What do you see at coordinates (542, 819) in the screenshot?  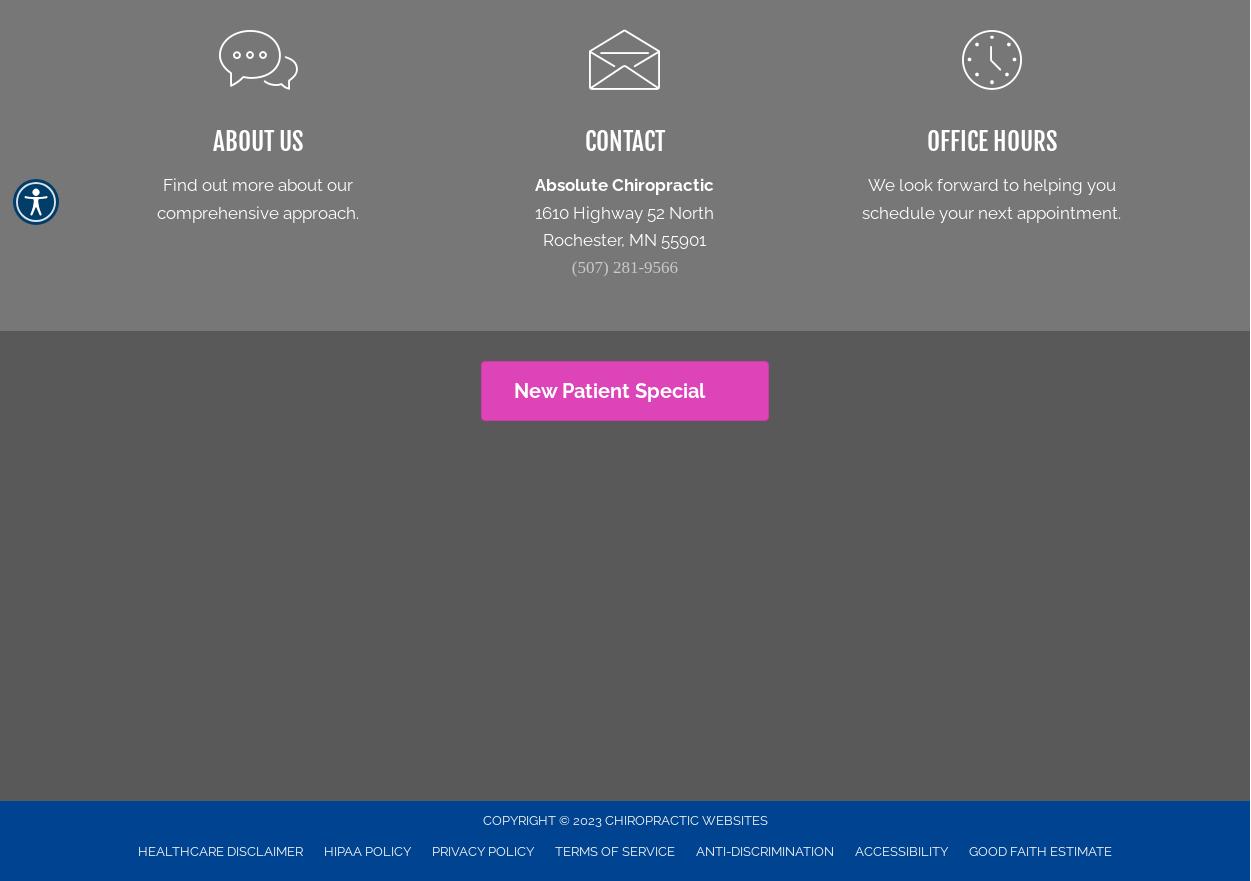 I see `'COPYRIGHT © 2023'` at bounding box center [542, 819].